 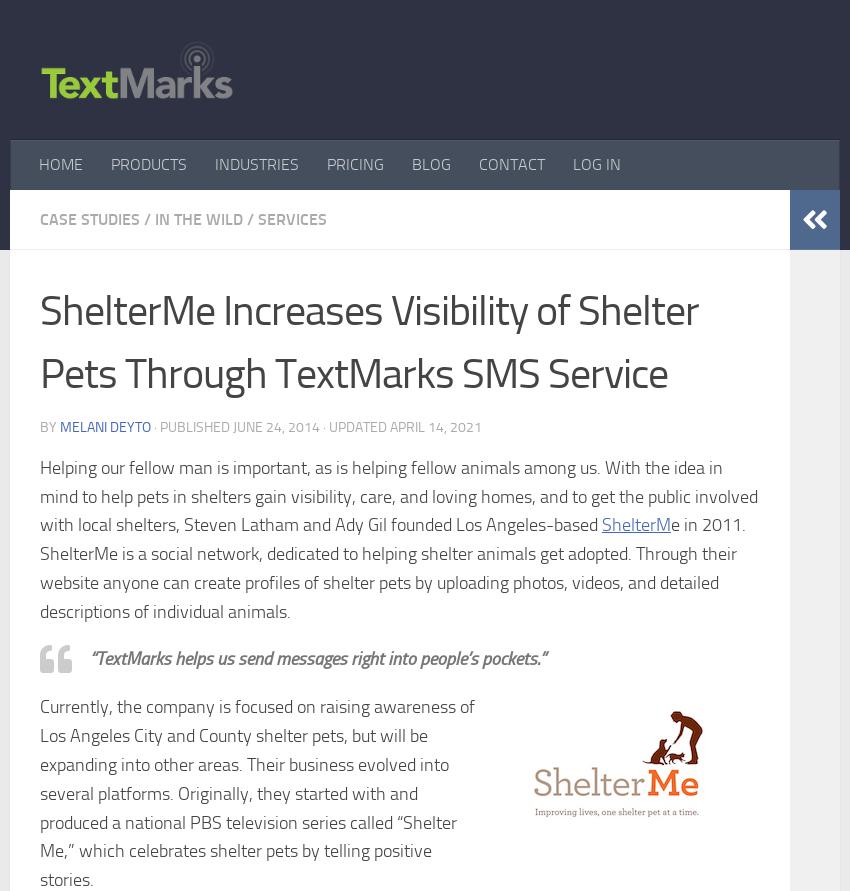 What do you see at coordinates (353, 426) in the screenshot?
I see `'· Updated'` at bounding box center [353, 426].